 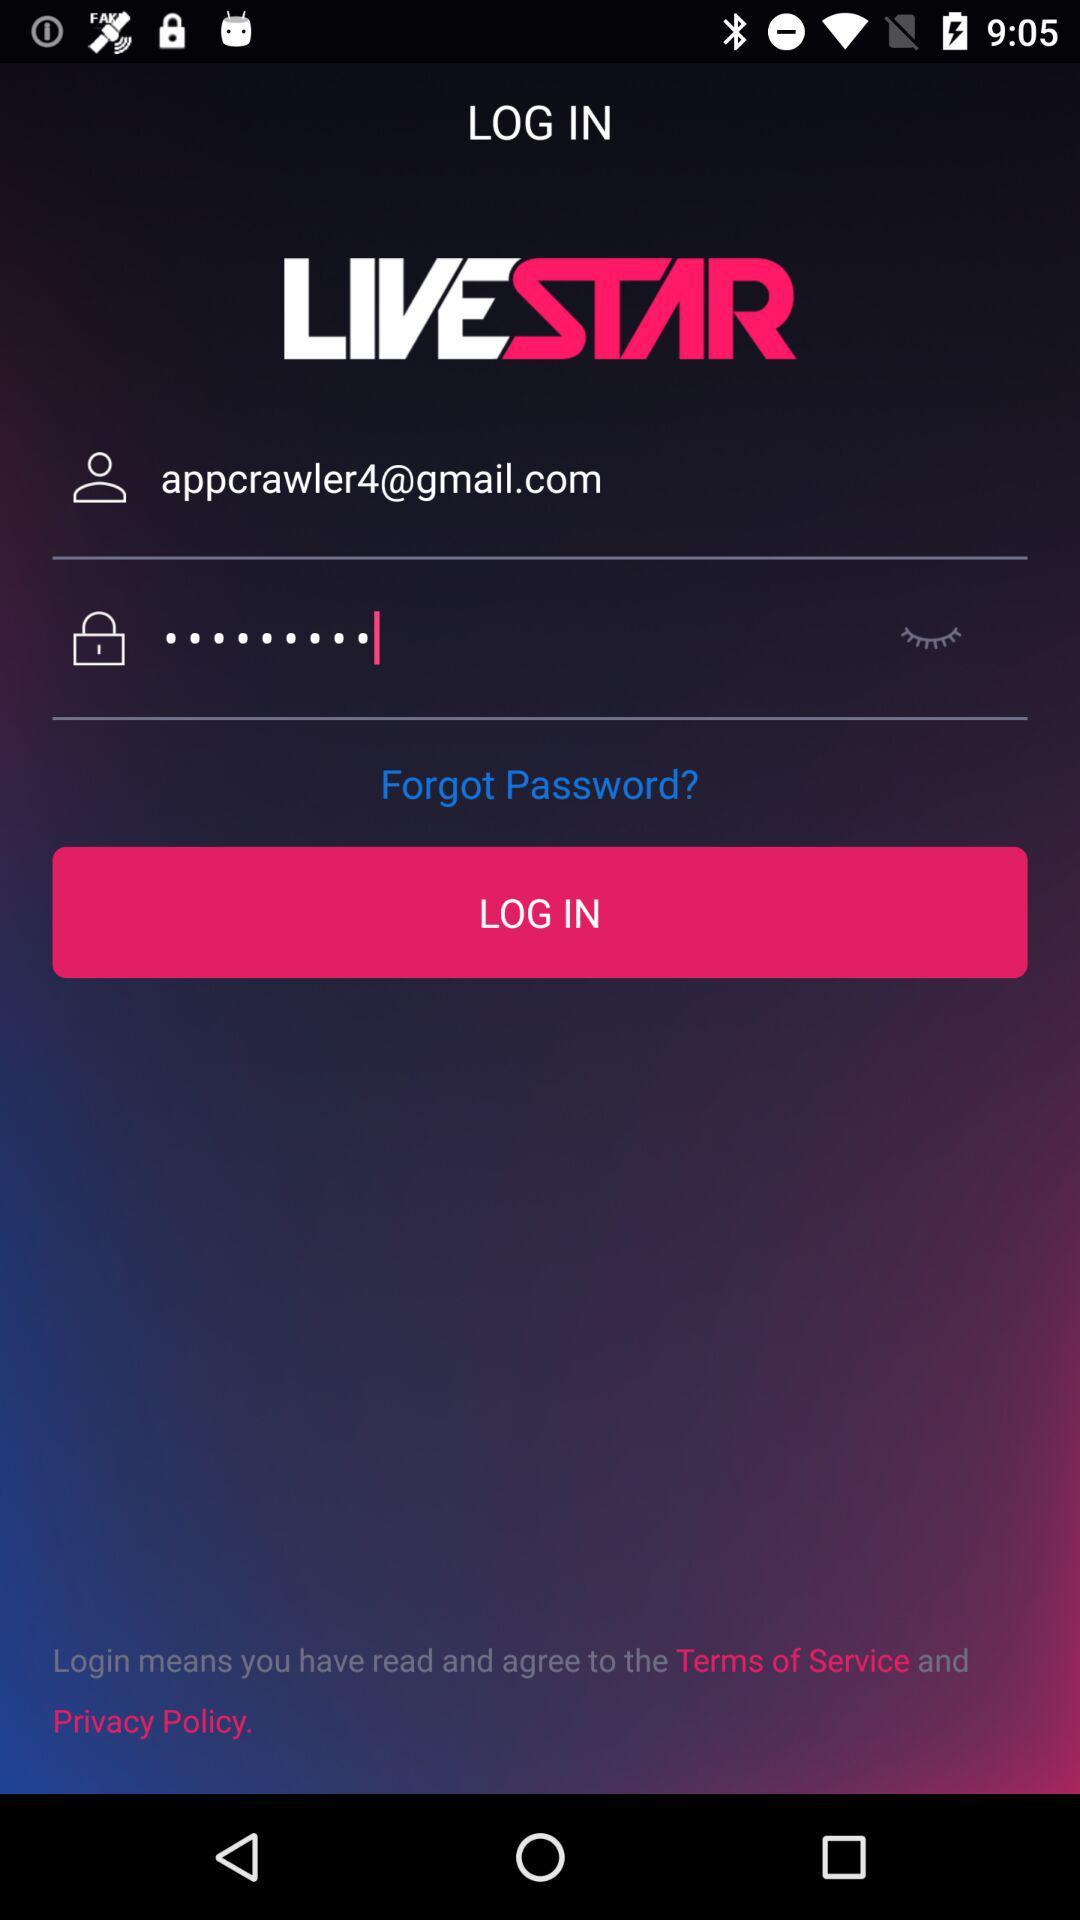 What do you see at coordinates (515, 637) in the screenshot?
I see `the crowd3116` at bounding box center [515, 637].